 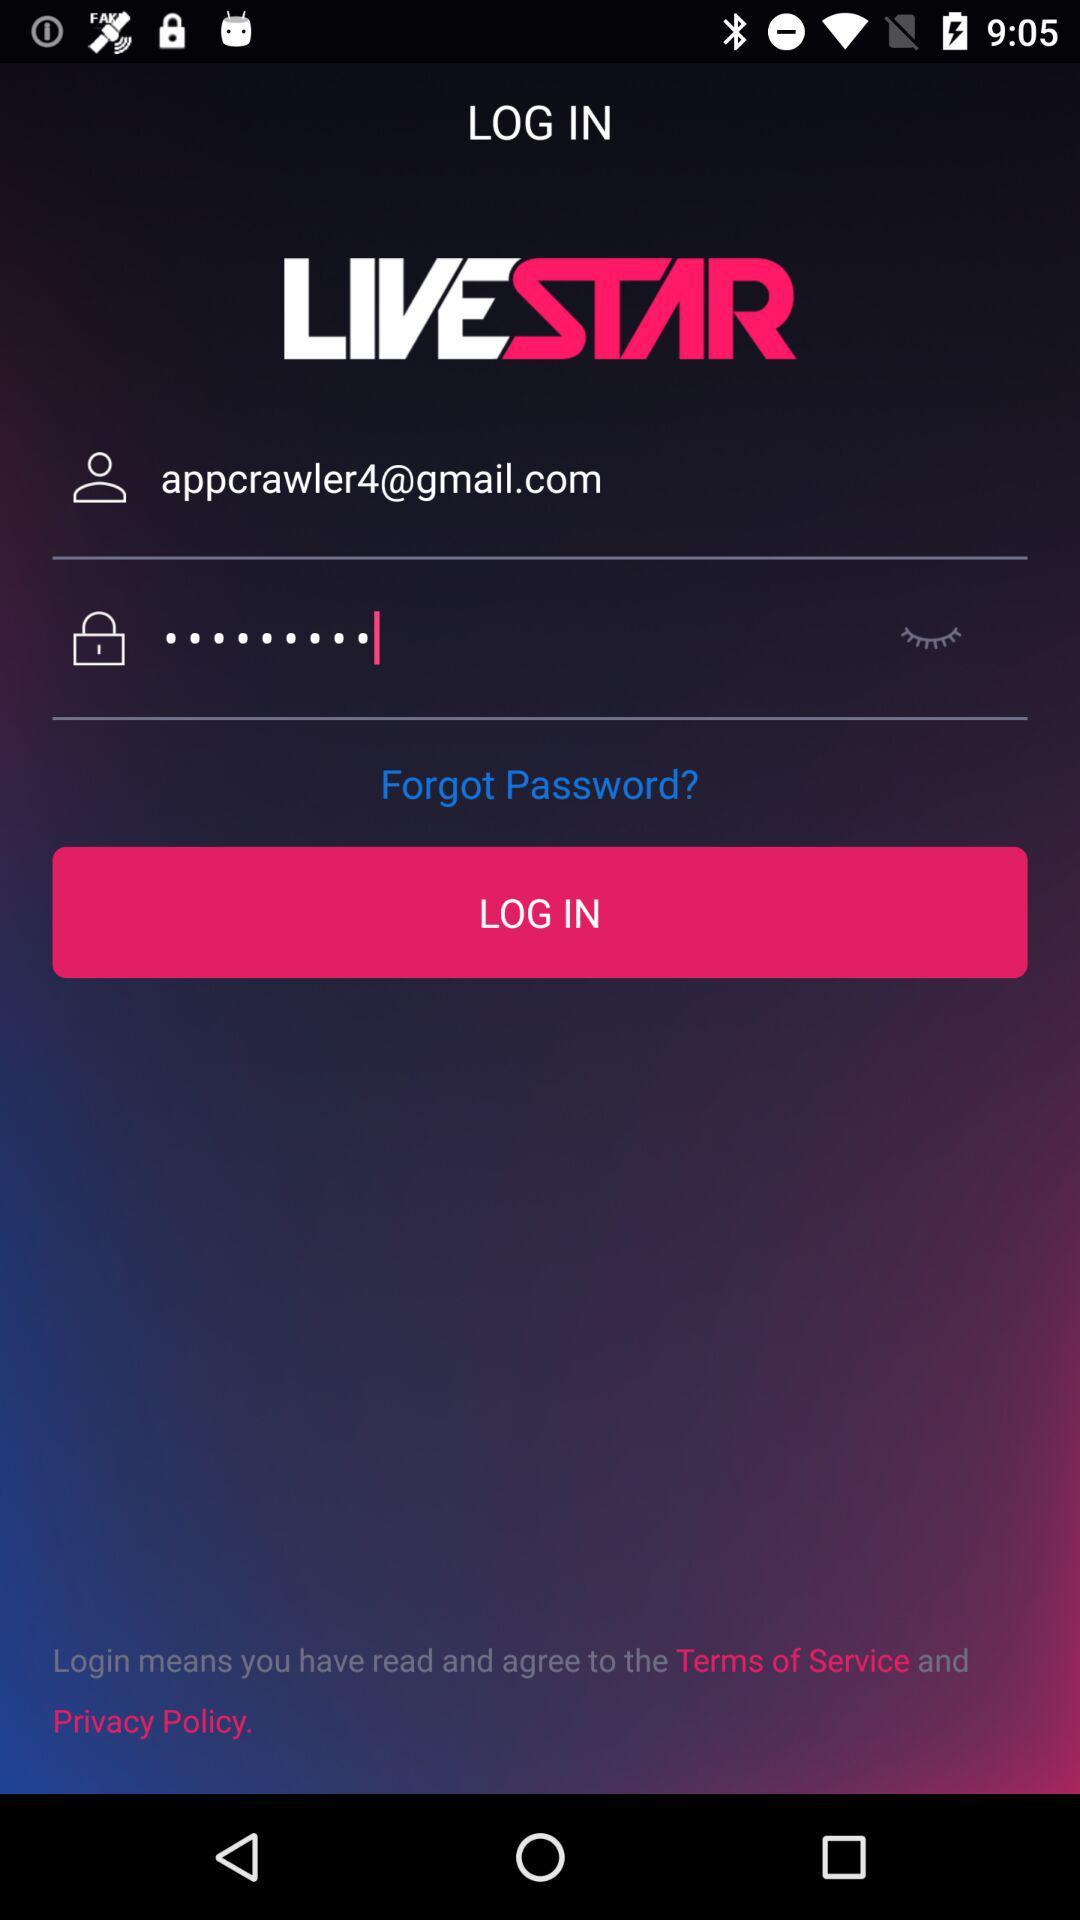 What do you see at coordinates (515, 637) in the screenshot?
I see `the crowd3116` at bounding box center [515, 637].